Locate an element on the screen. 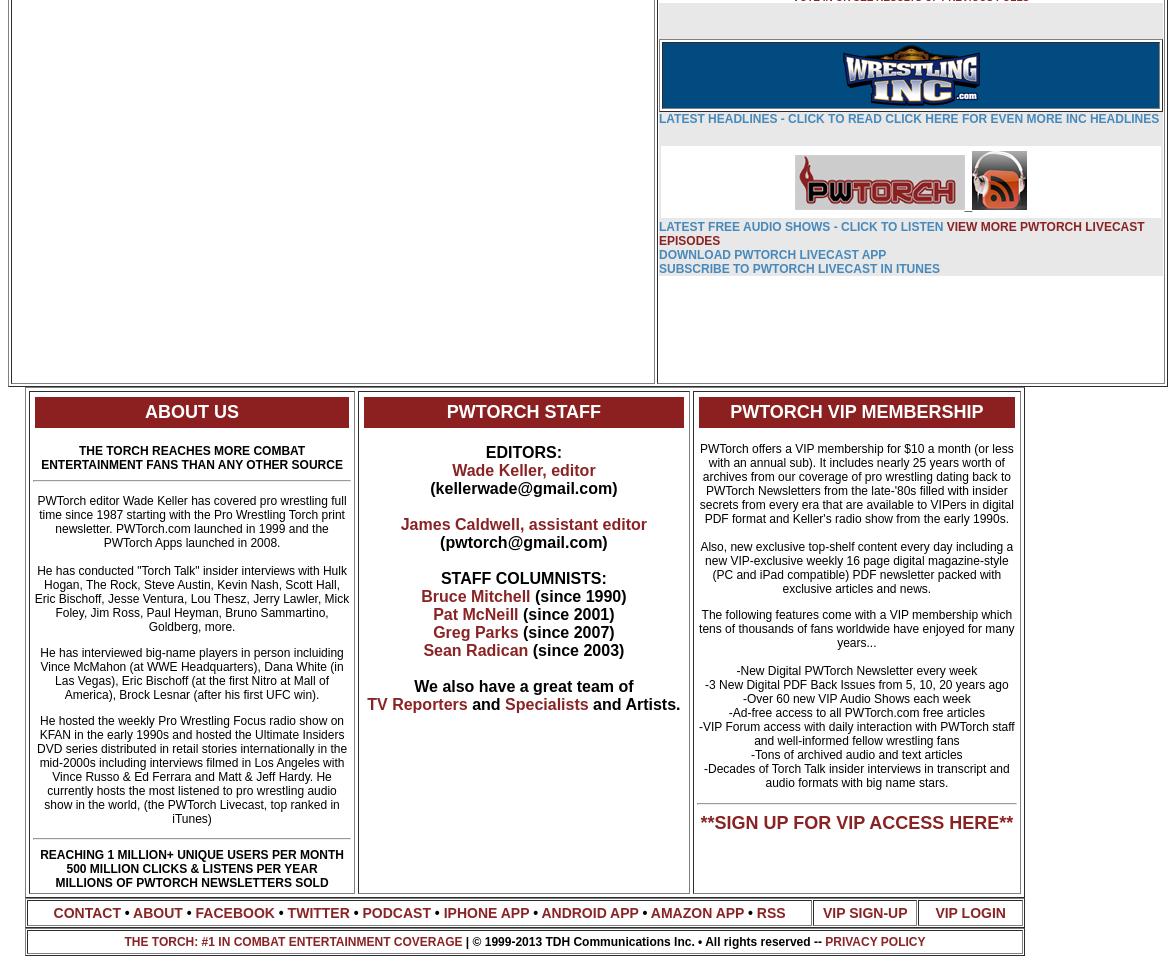  '500 MILLION  CLICKS & LISTENS PER YEAR' is located at coordinates (65, 868).